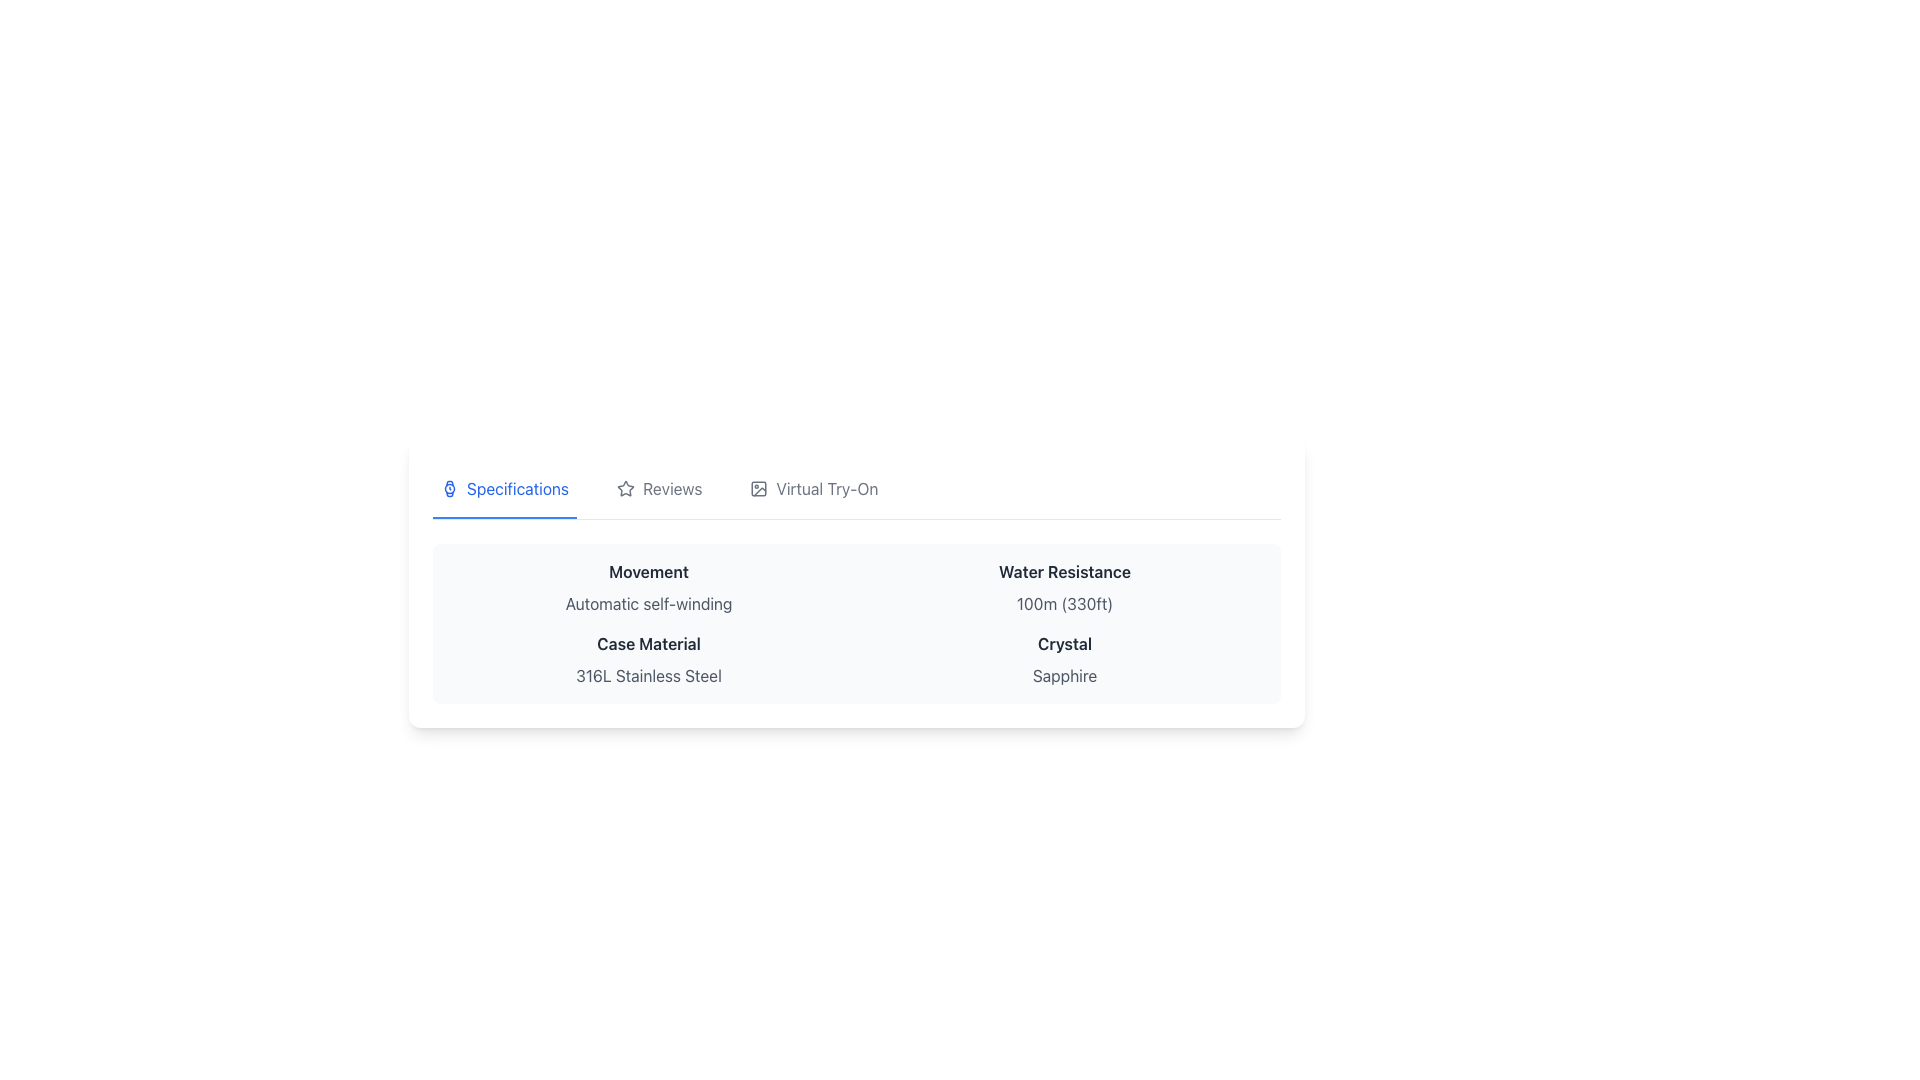 This screenshot has width=1920, height=1080. What do you see at coordinates (518, 489) in the screenshot?
I see `the 'Specifications' text label, which is styled in bold blue font and is the first item in a navigation bar` at bounding box center [518, 489].